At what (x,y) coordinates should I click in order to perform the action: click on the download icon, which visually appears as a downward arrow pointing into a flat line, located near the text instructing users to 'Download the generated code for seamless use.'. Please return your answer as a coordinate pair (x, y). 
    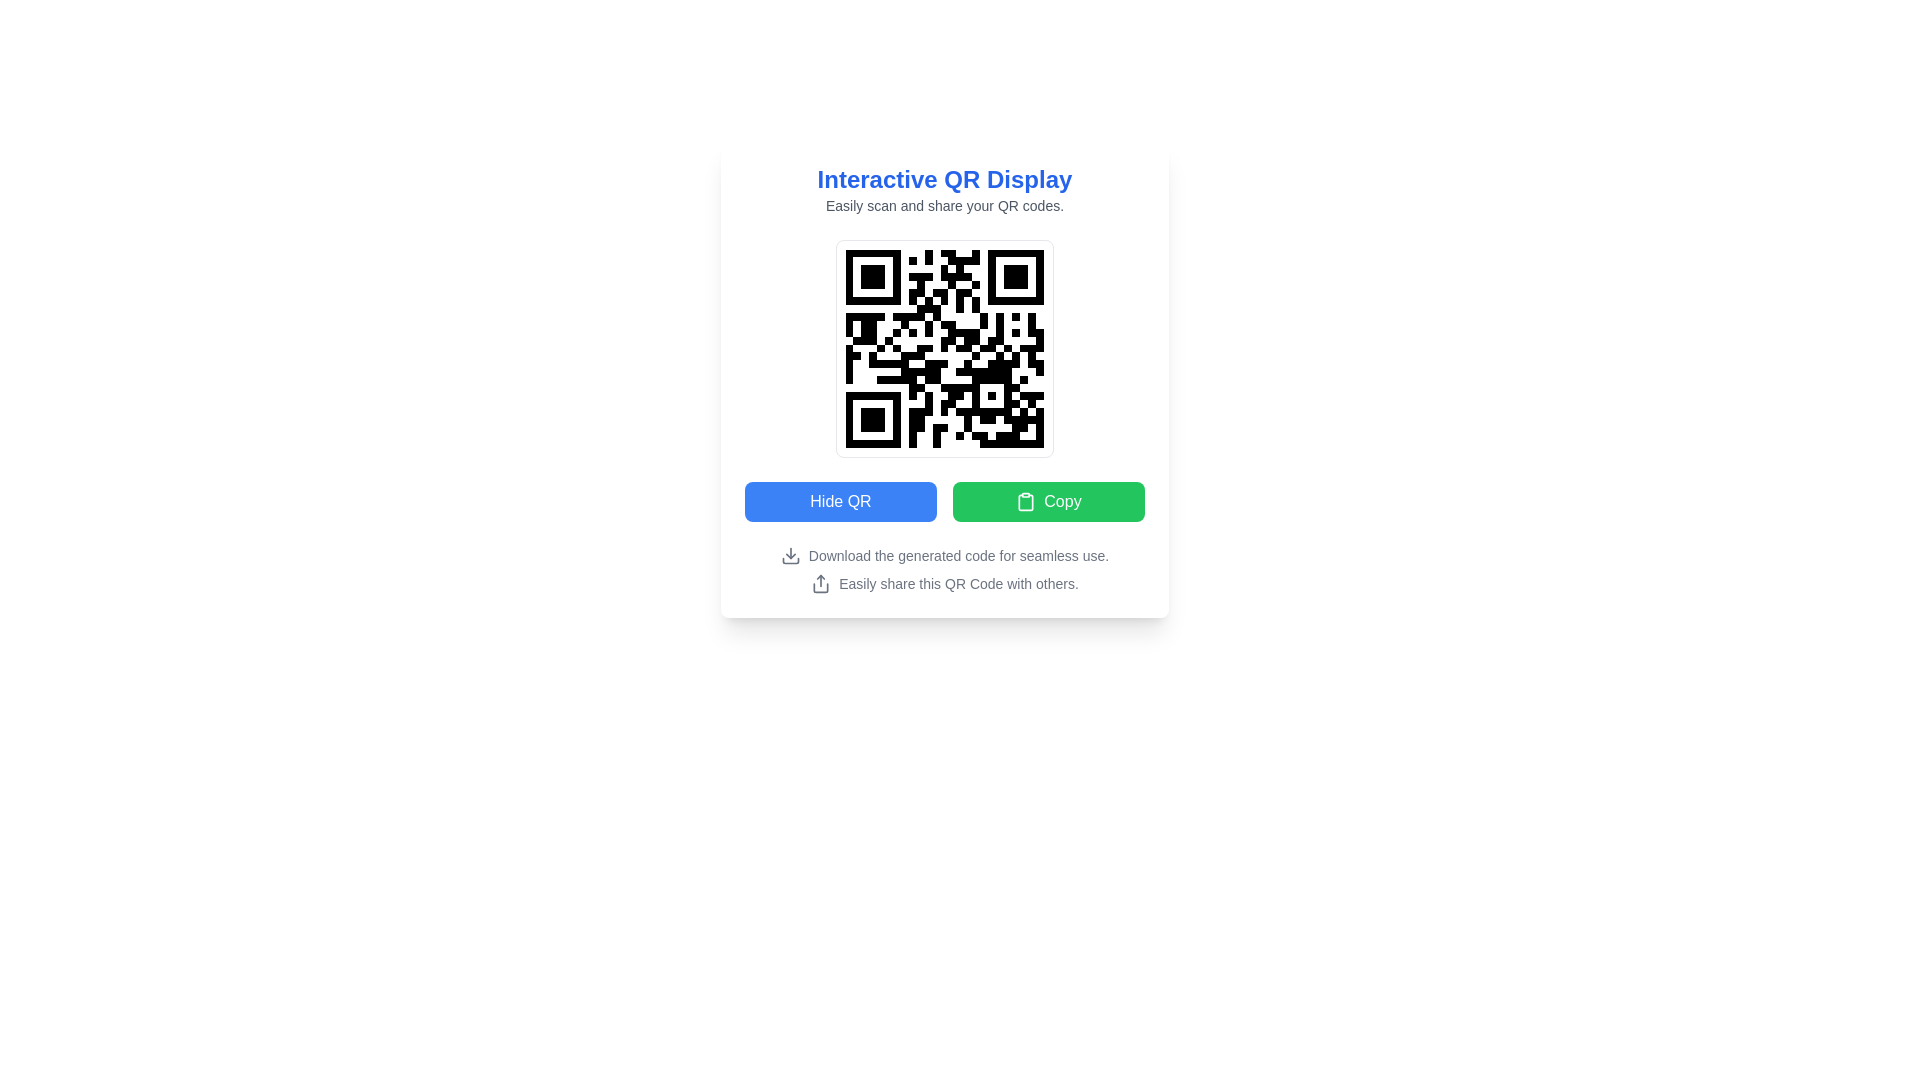
    Looking at the image, I should click on (789, 555).